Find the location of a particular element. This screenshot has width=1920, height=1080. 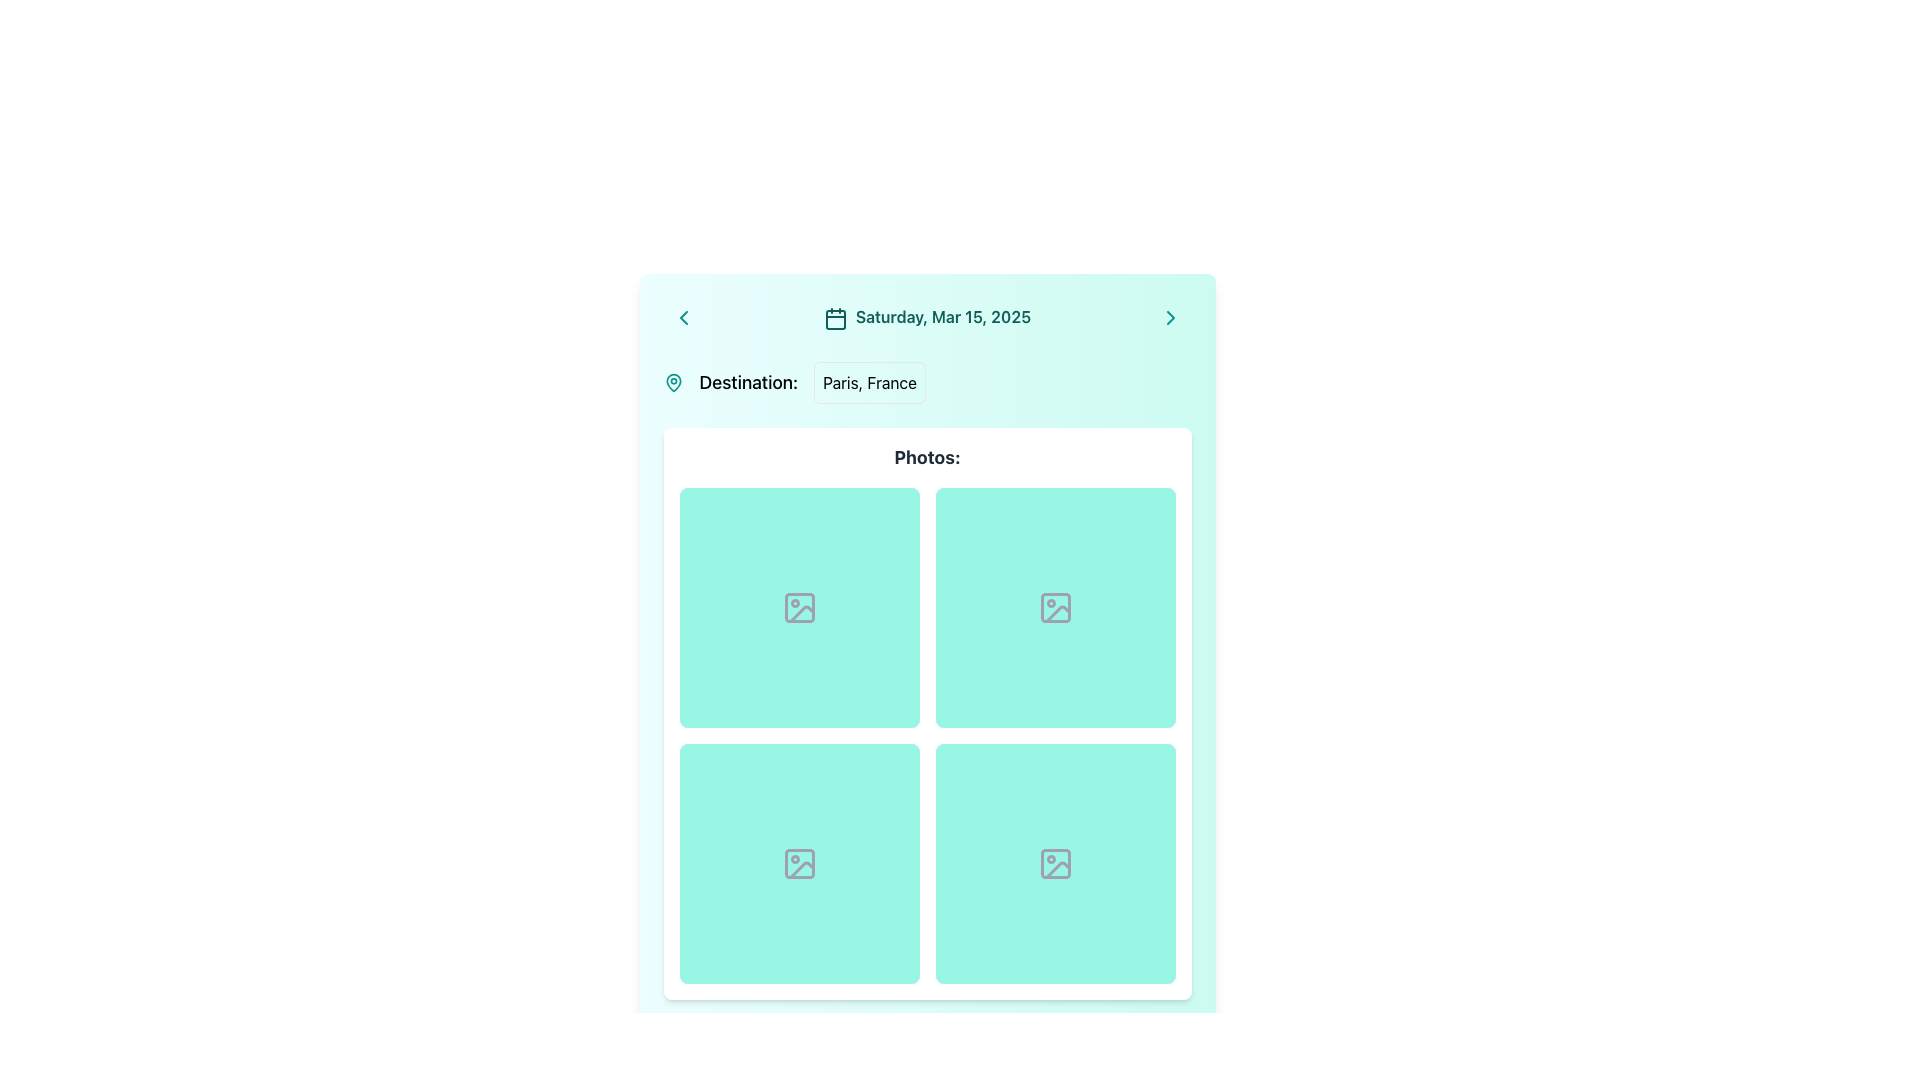

the teal-outlined rightward-pointing chevron button located in the top-right corner of the interface is located at coordinates (1171, 316).